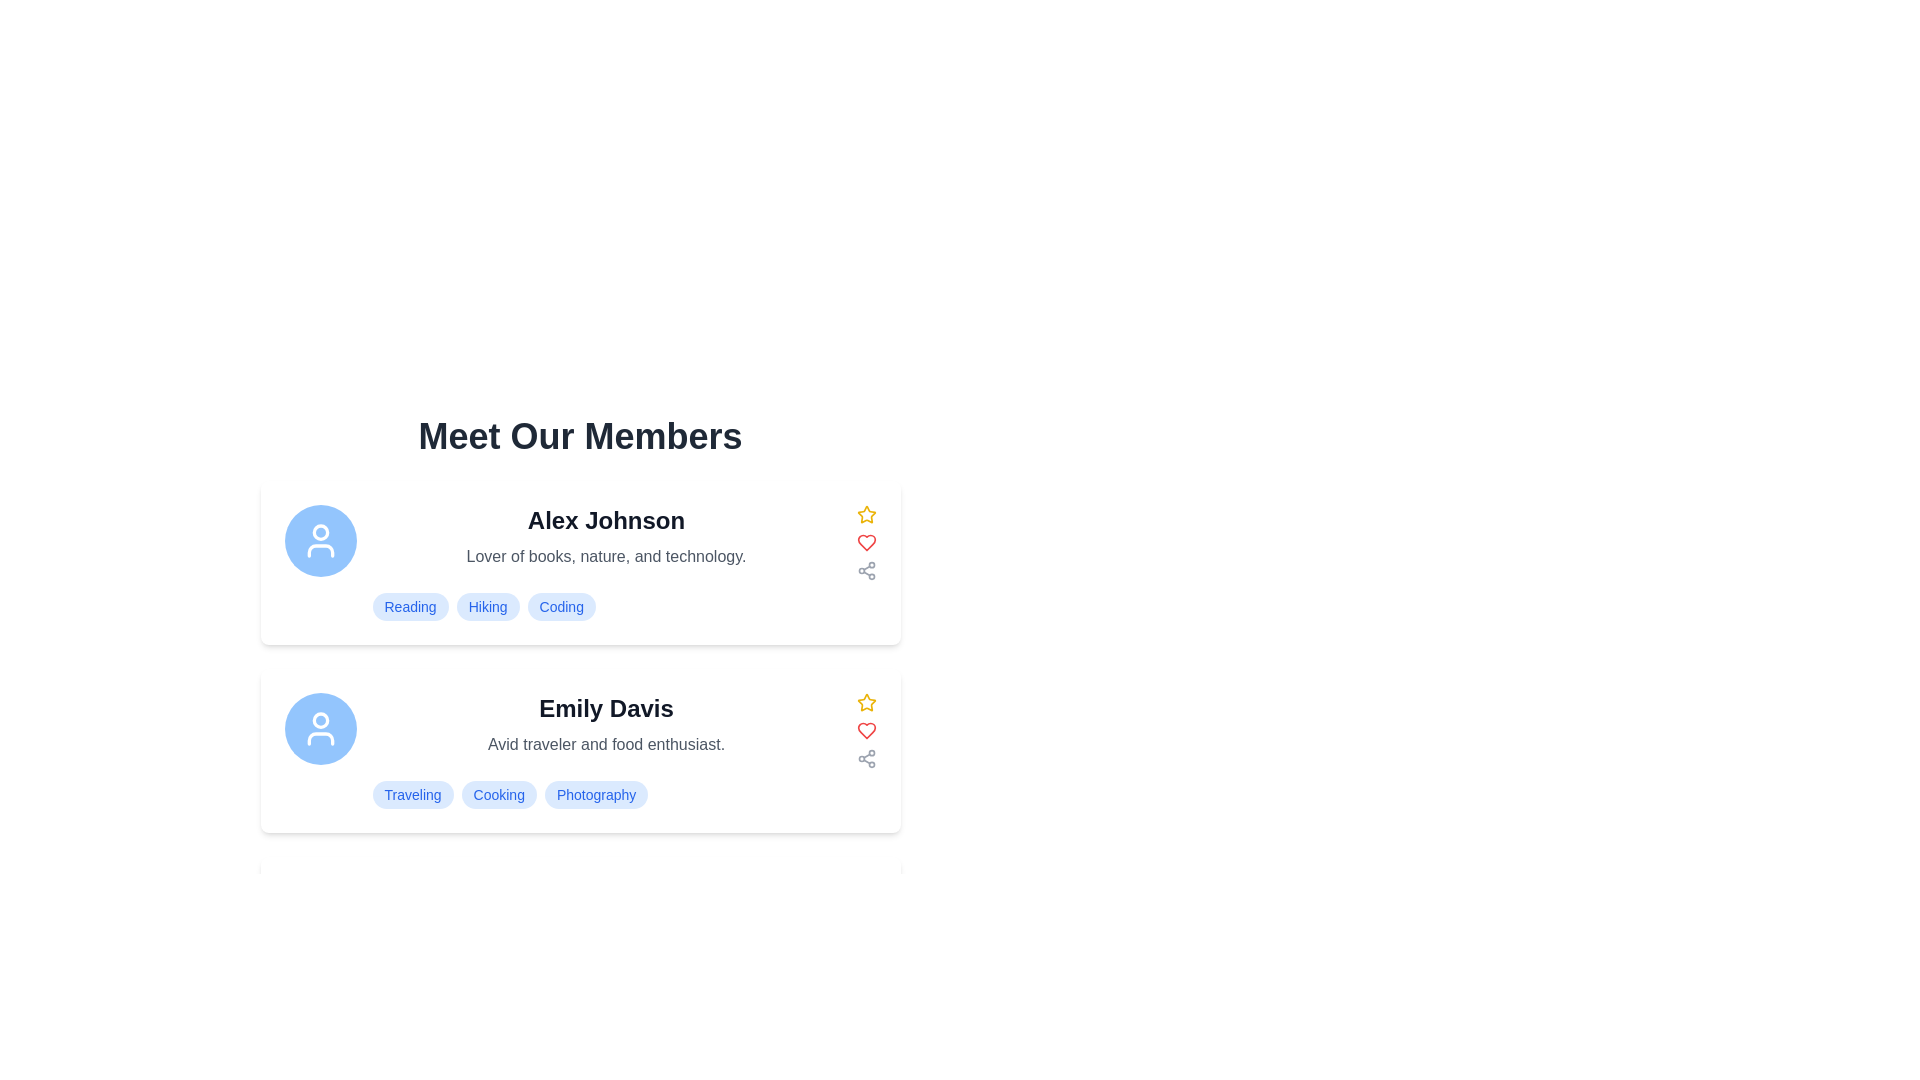 The image size is (1920, 1080). Describe the element at coordinates (866, 759) in the screenshot. I see `the share icon for the profile of Emily Davis` at that location.